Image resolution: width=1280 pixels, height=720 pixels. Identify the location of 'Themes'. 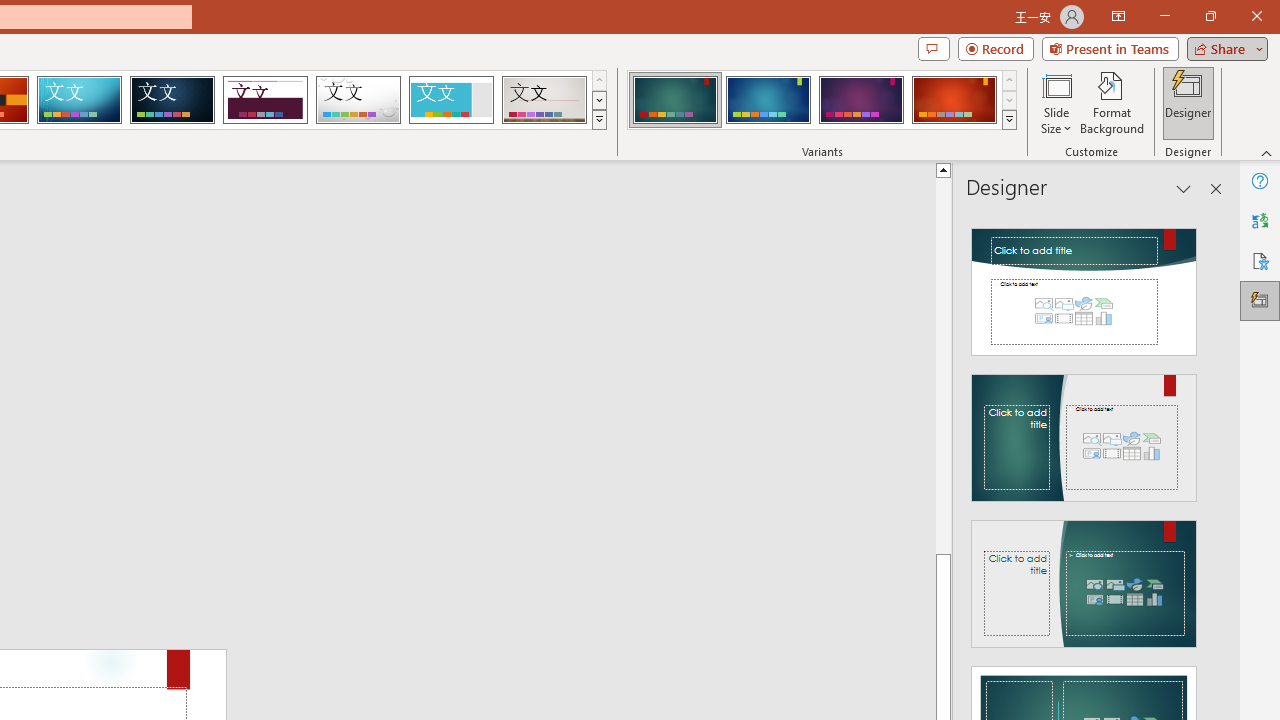
(598, 120).